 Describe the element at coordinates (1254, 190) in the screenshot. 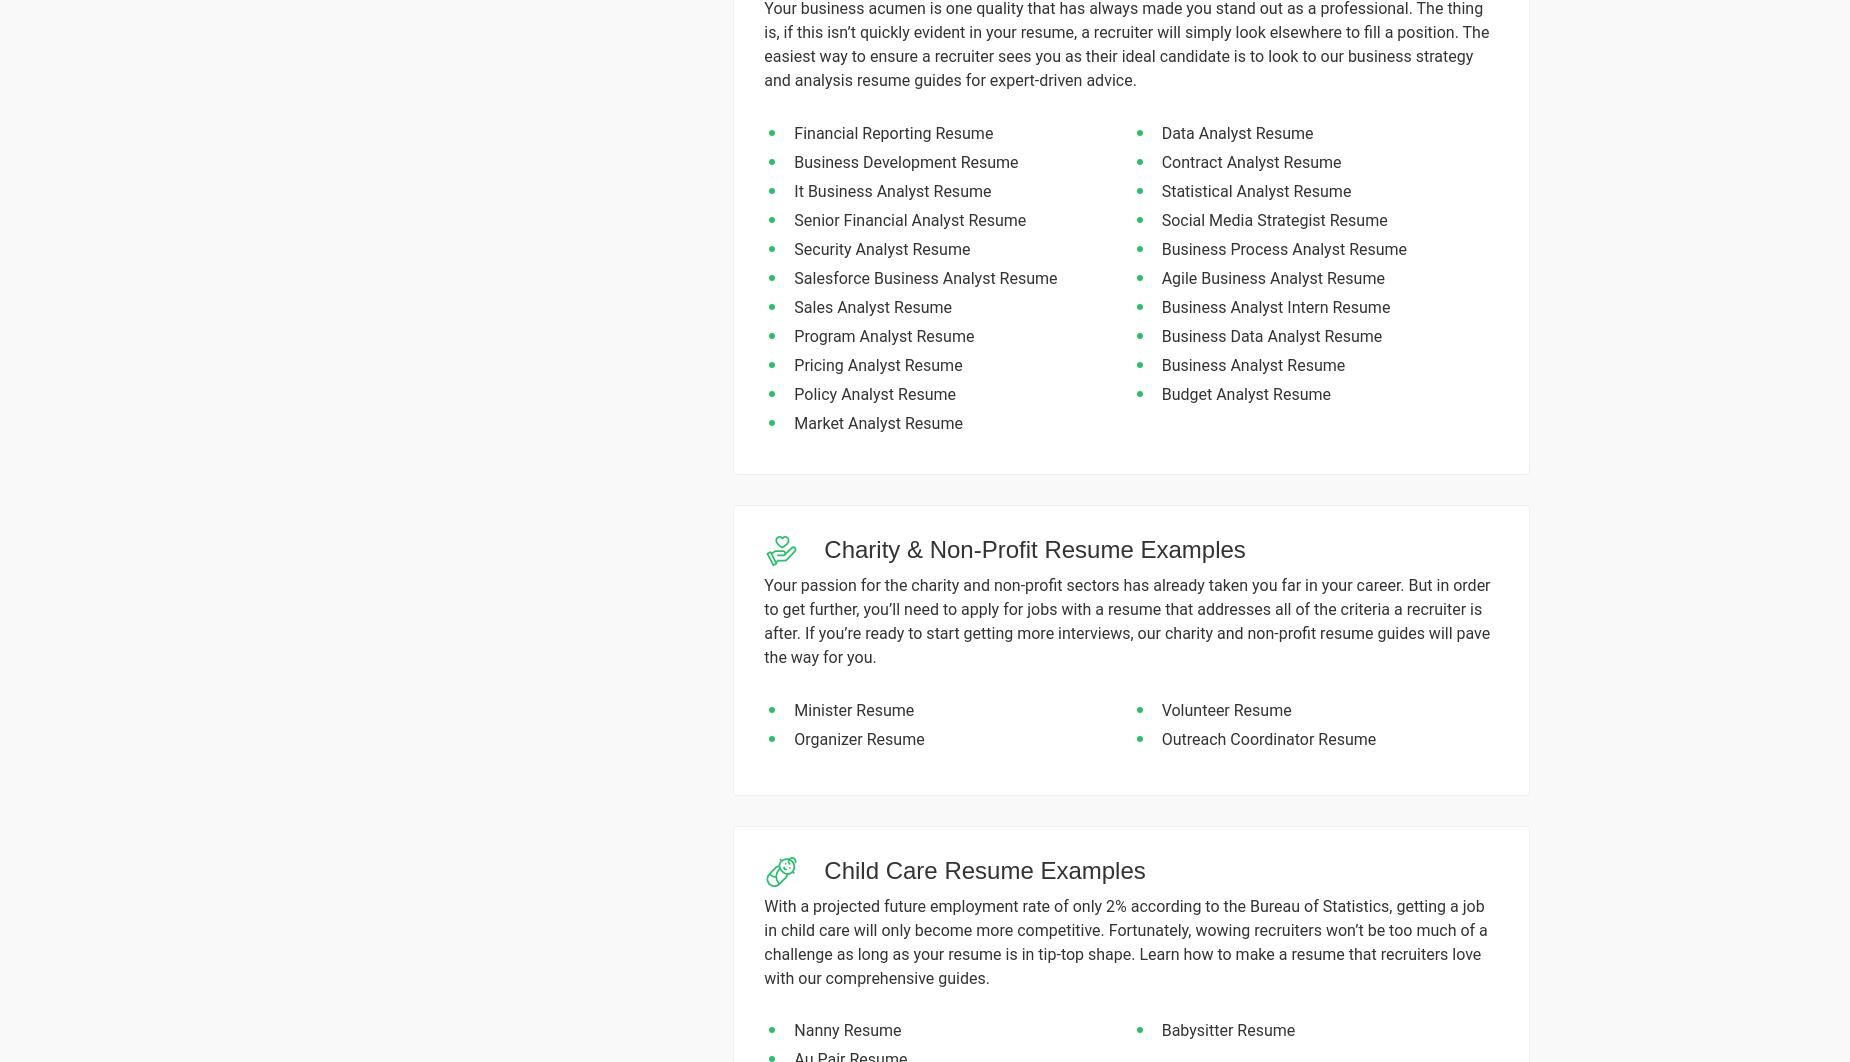

I see `'Statistical Analyst Resume'` at that location.